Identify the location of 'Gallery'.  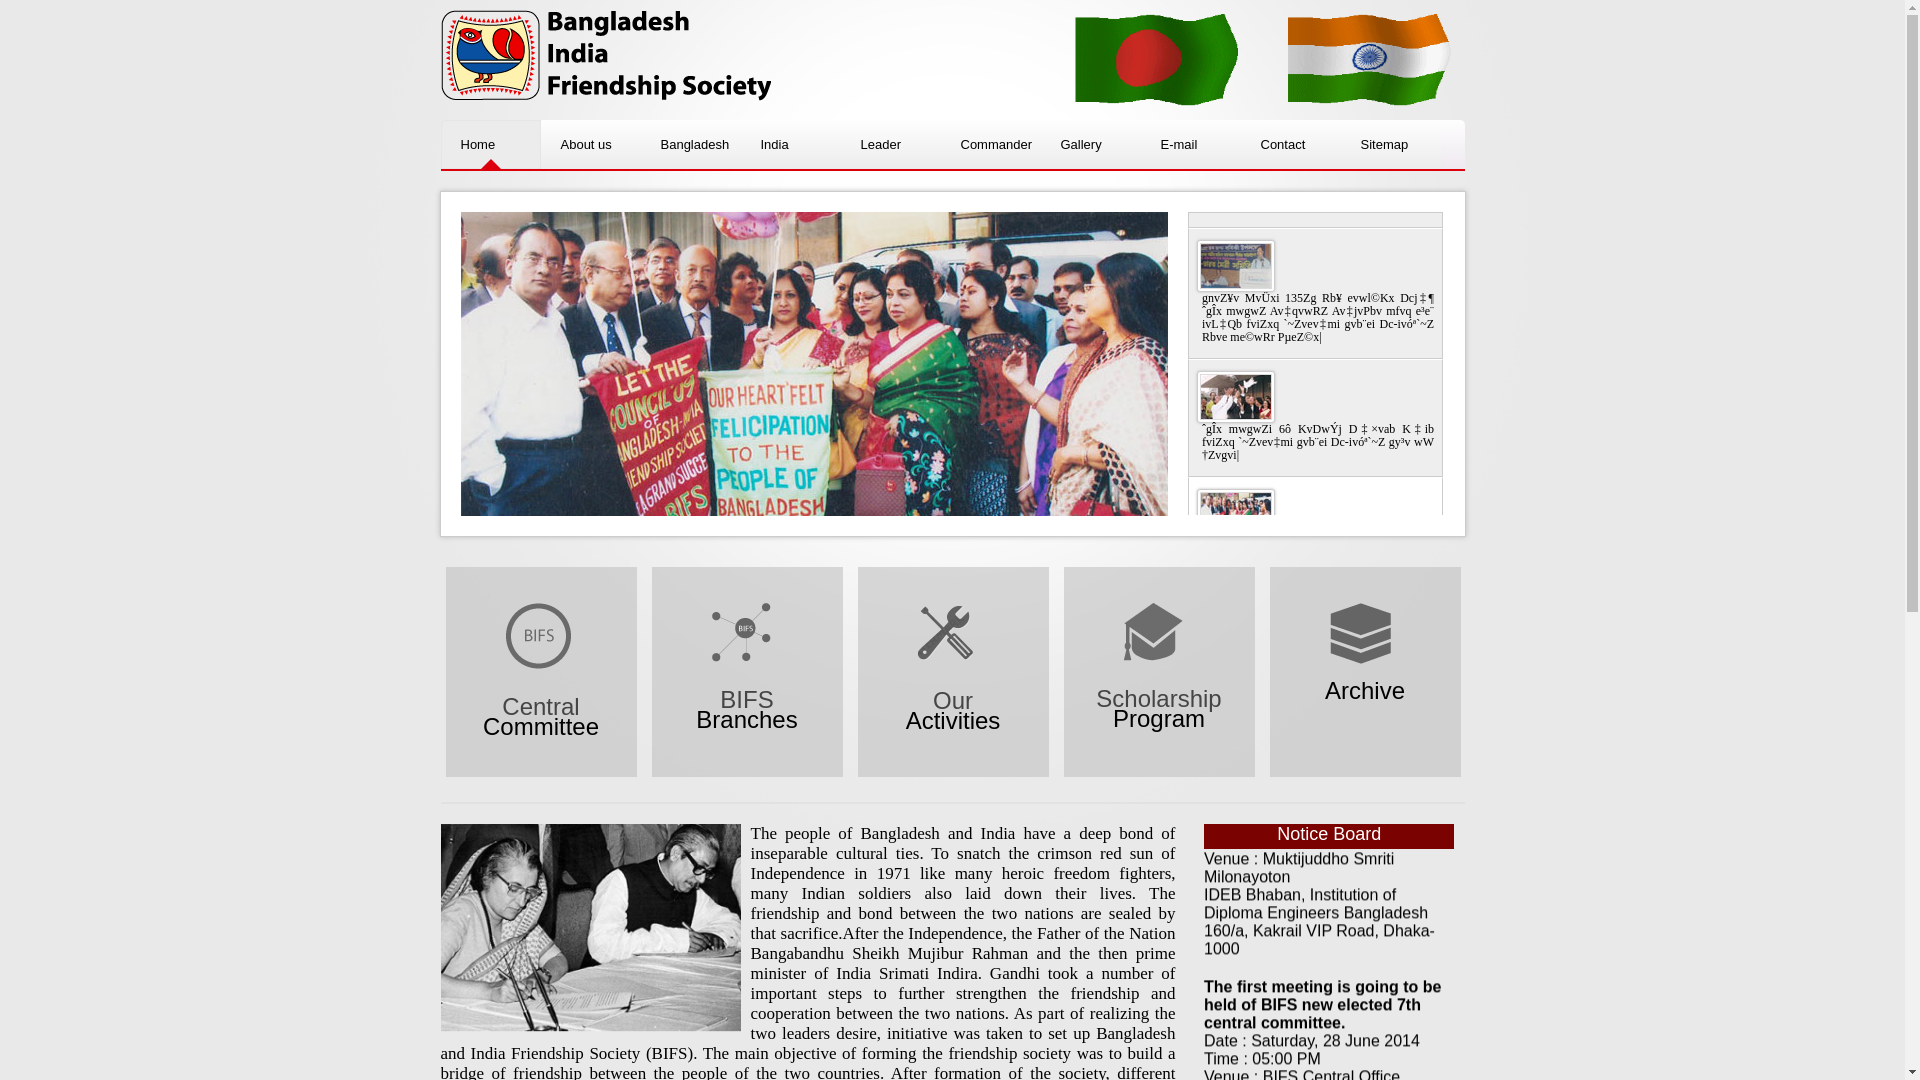
(1040, 143).